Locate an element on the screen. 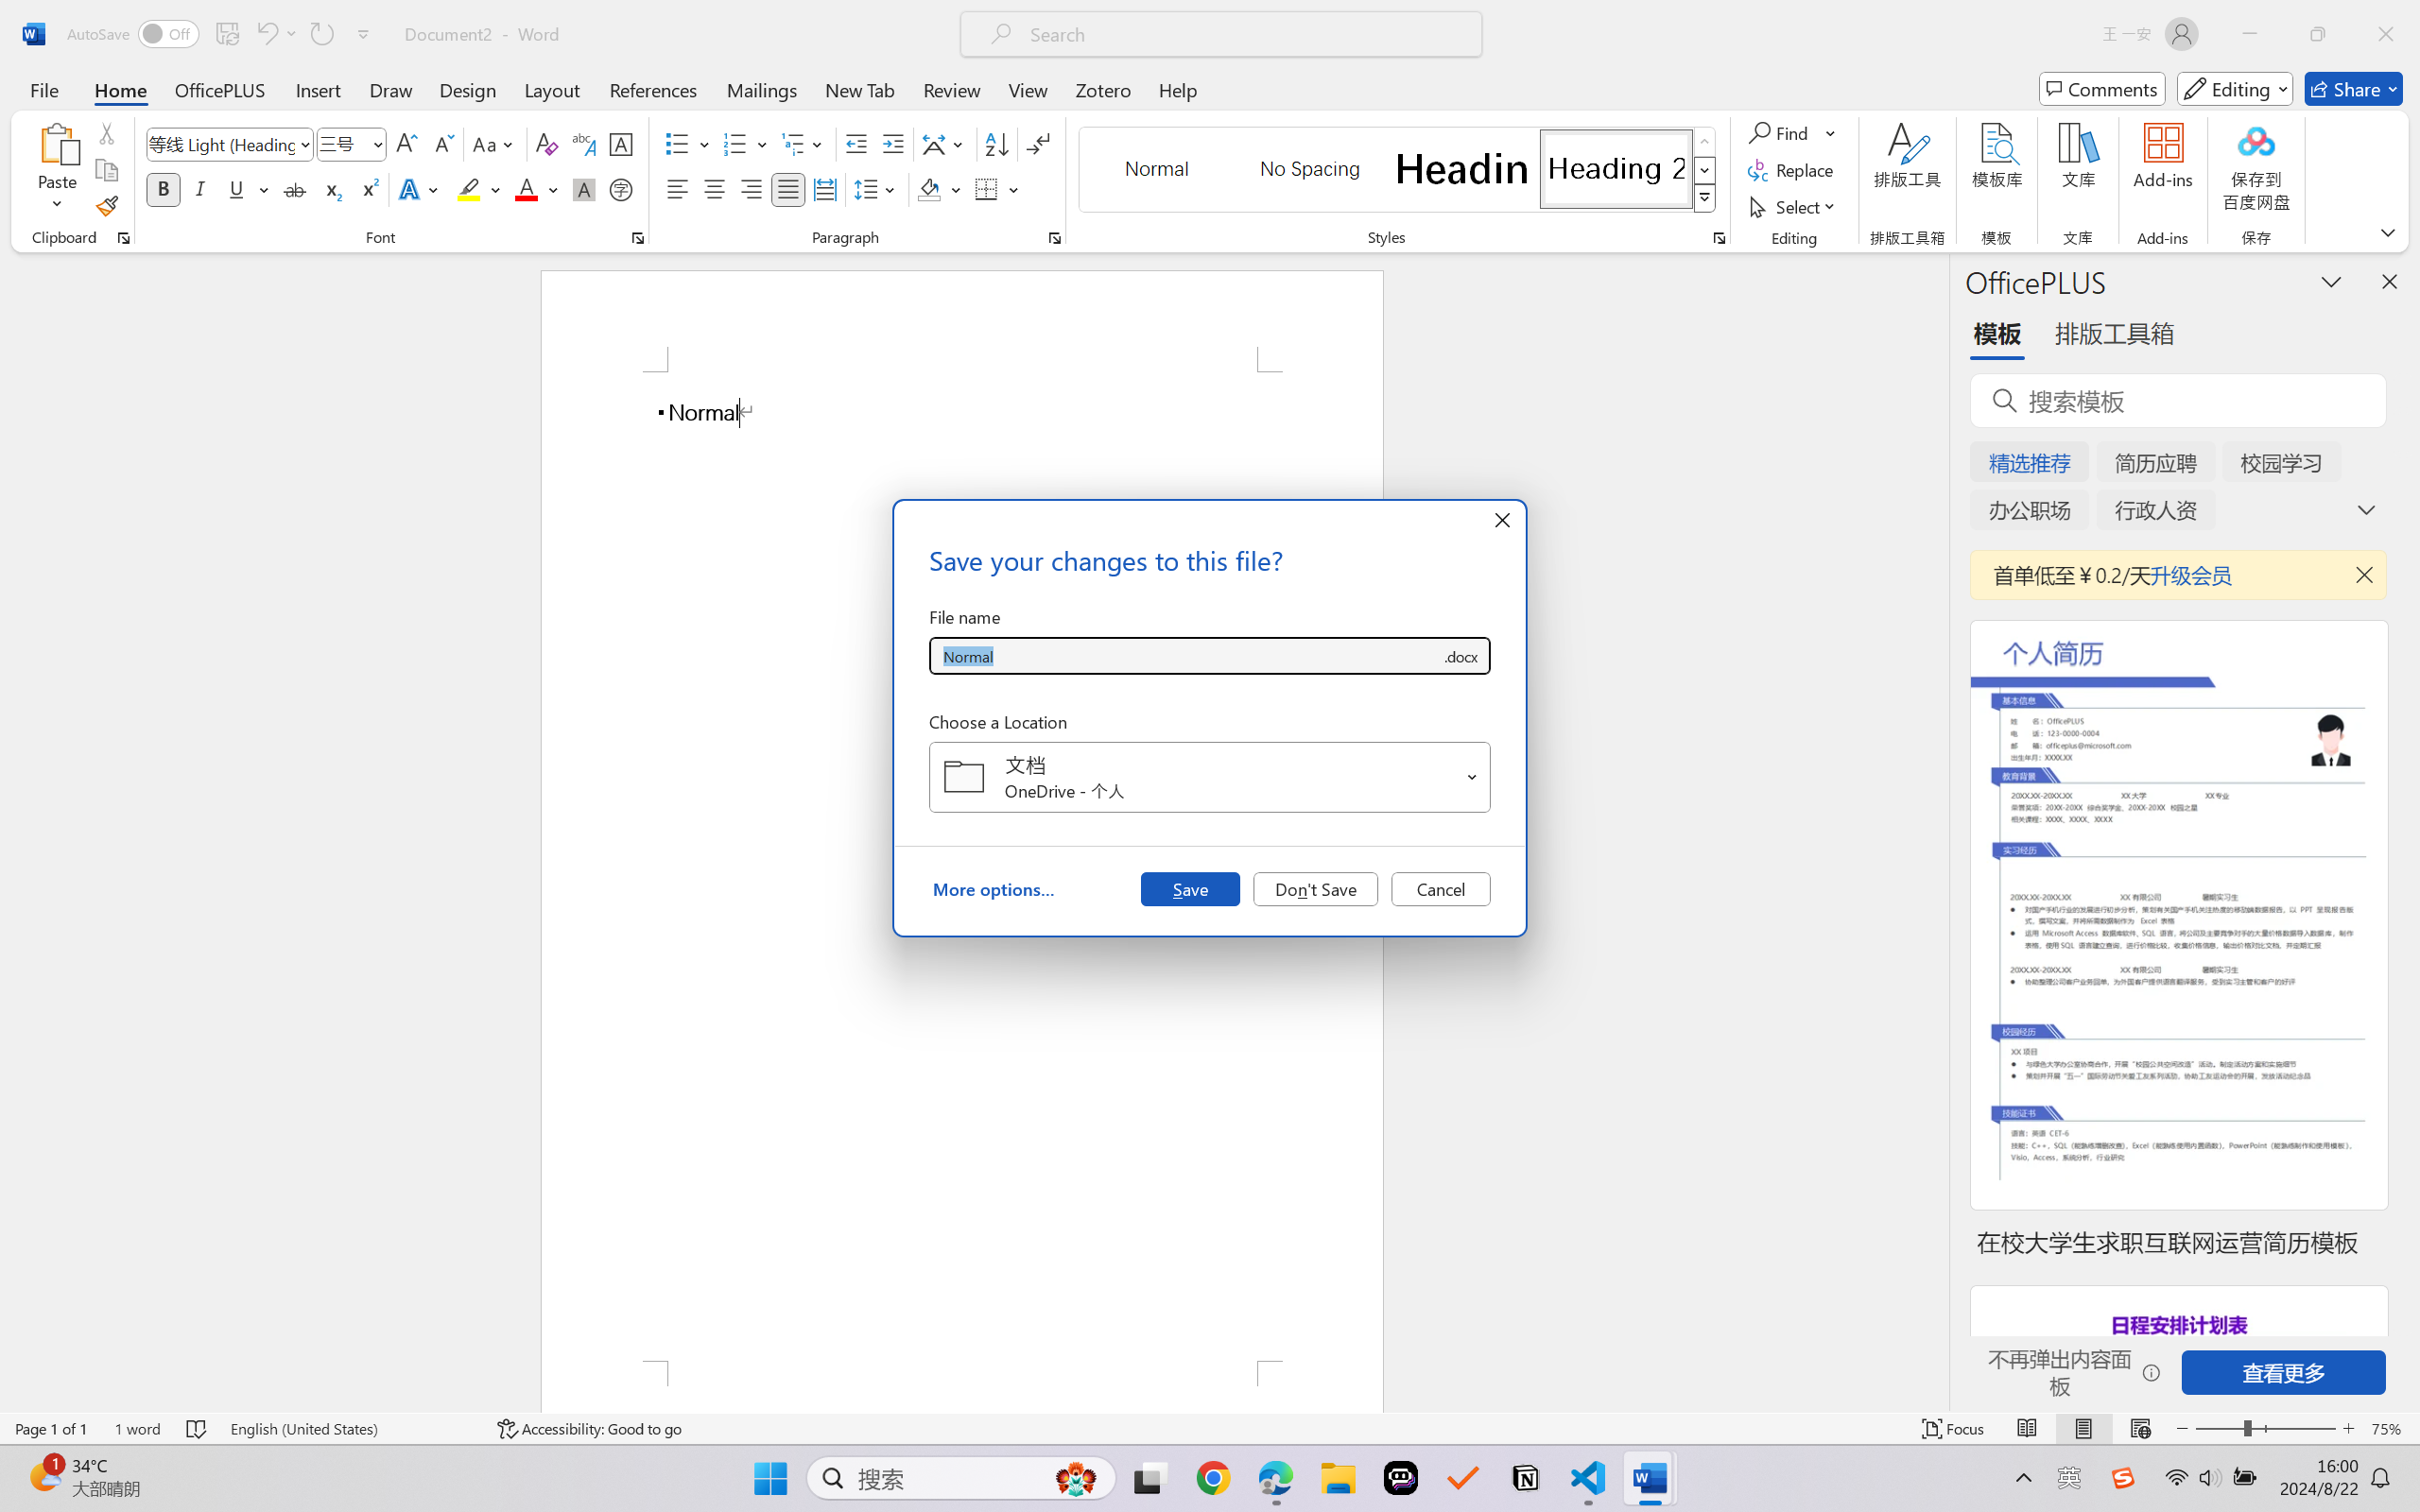 The image size is (2420, 1512). 'Numbering' is located at coordinates (735, 144).